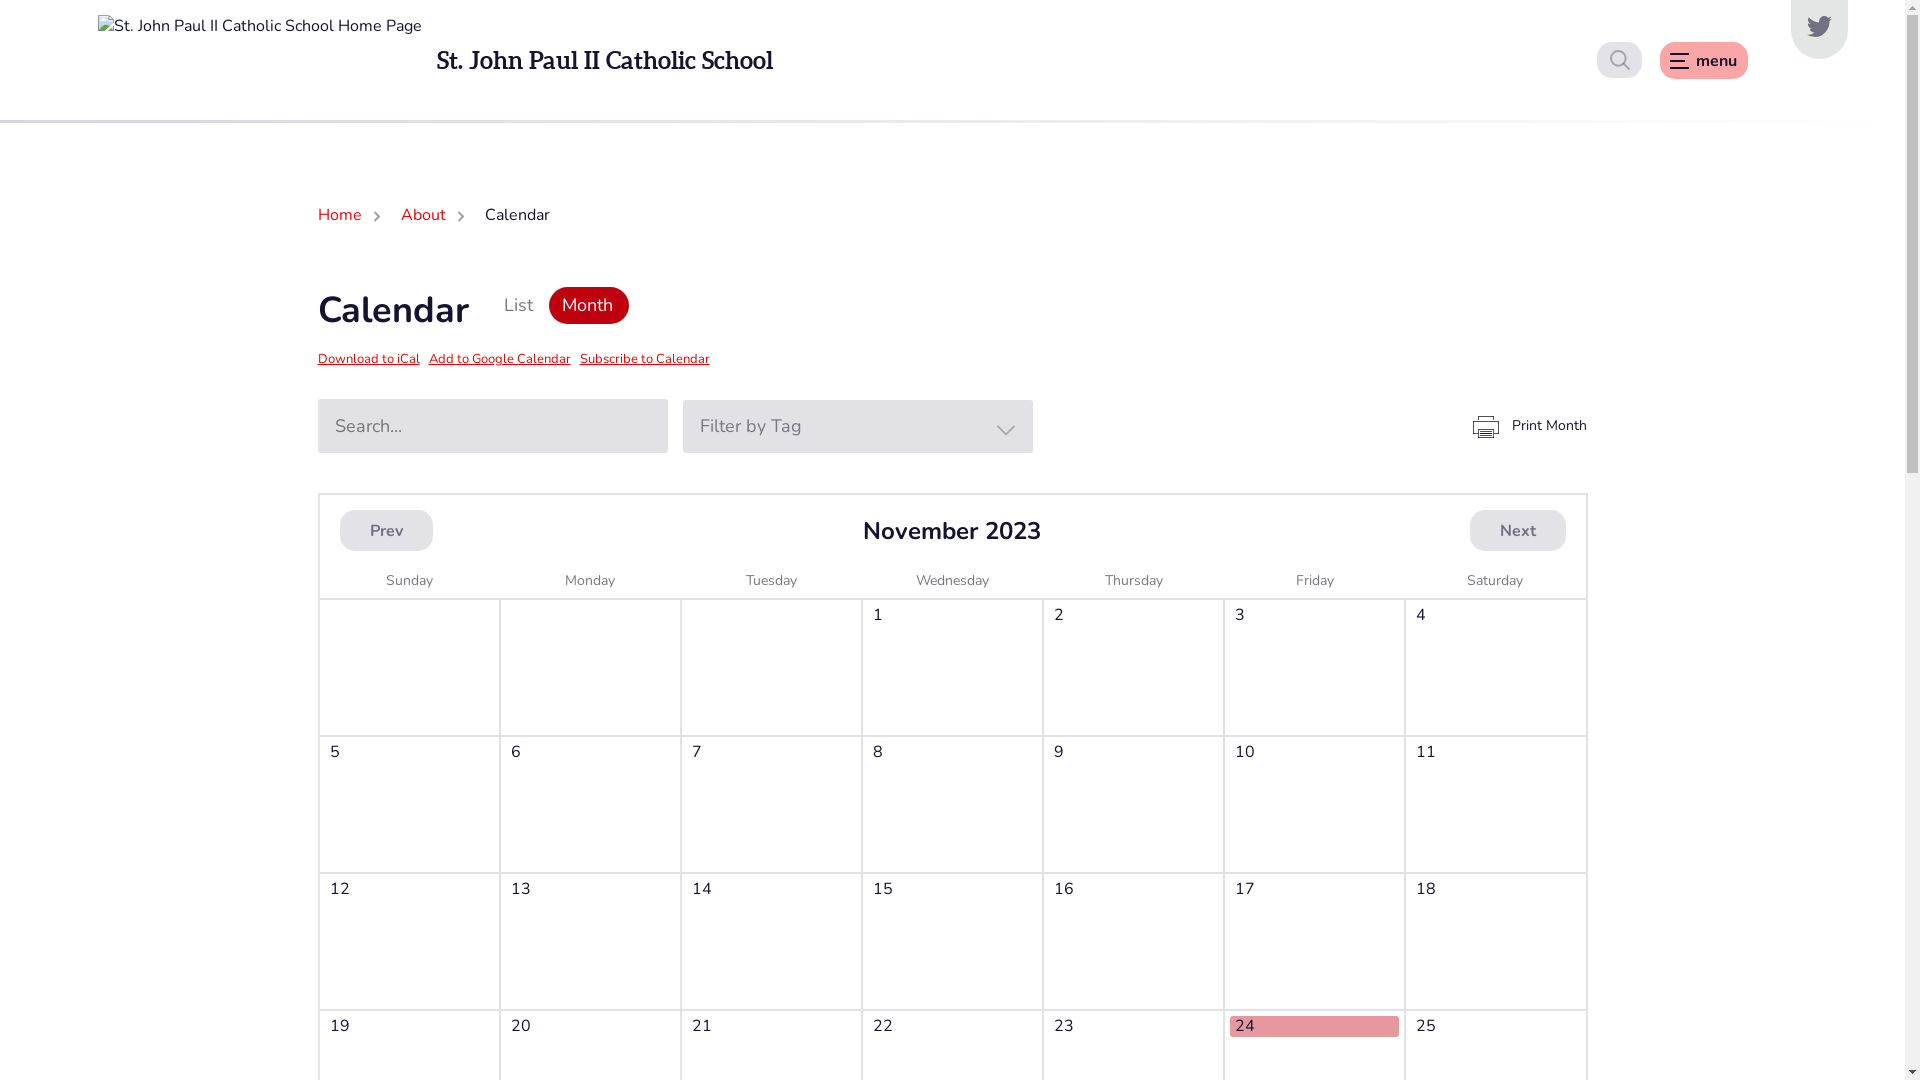 This screenshot has width=1920, height=1080. I want to click on 'Print Month', so click(1528, 424).